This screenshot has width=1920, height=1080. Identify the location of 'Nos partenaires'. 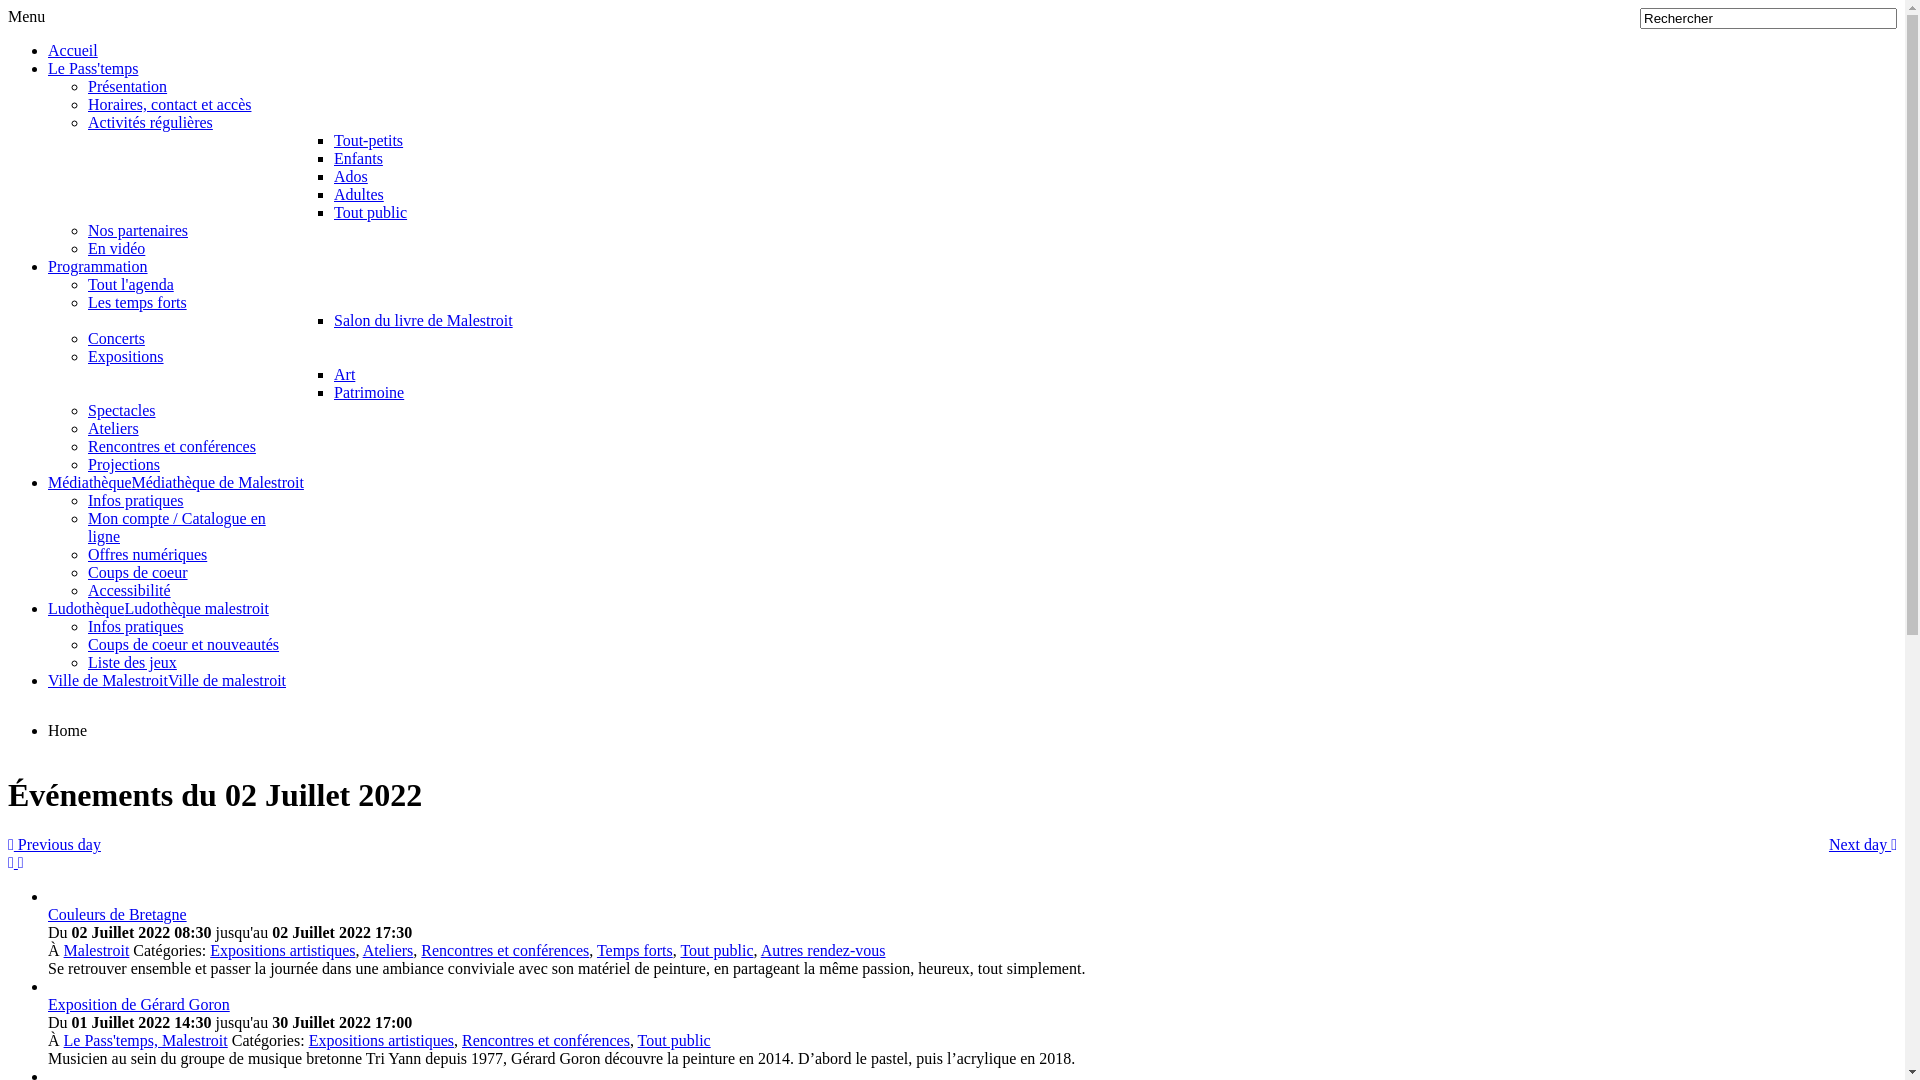
(137, 229).